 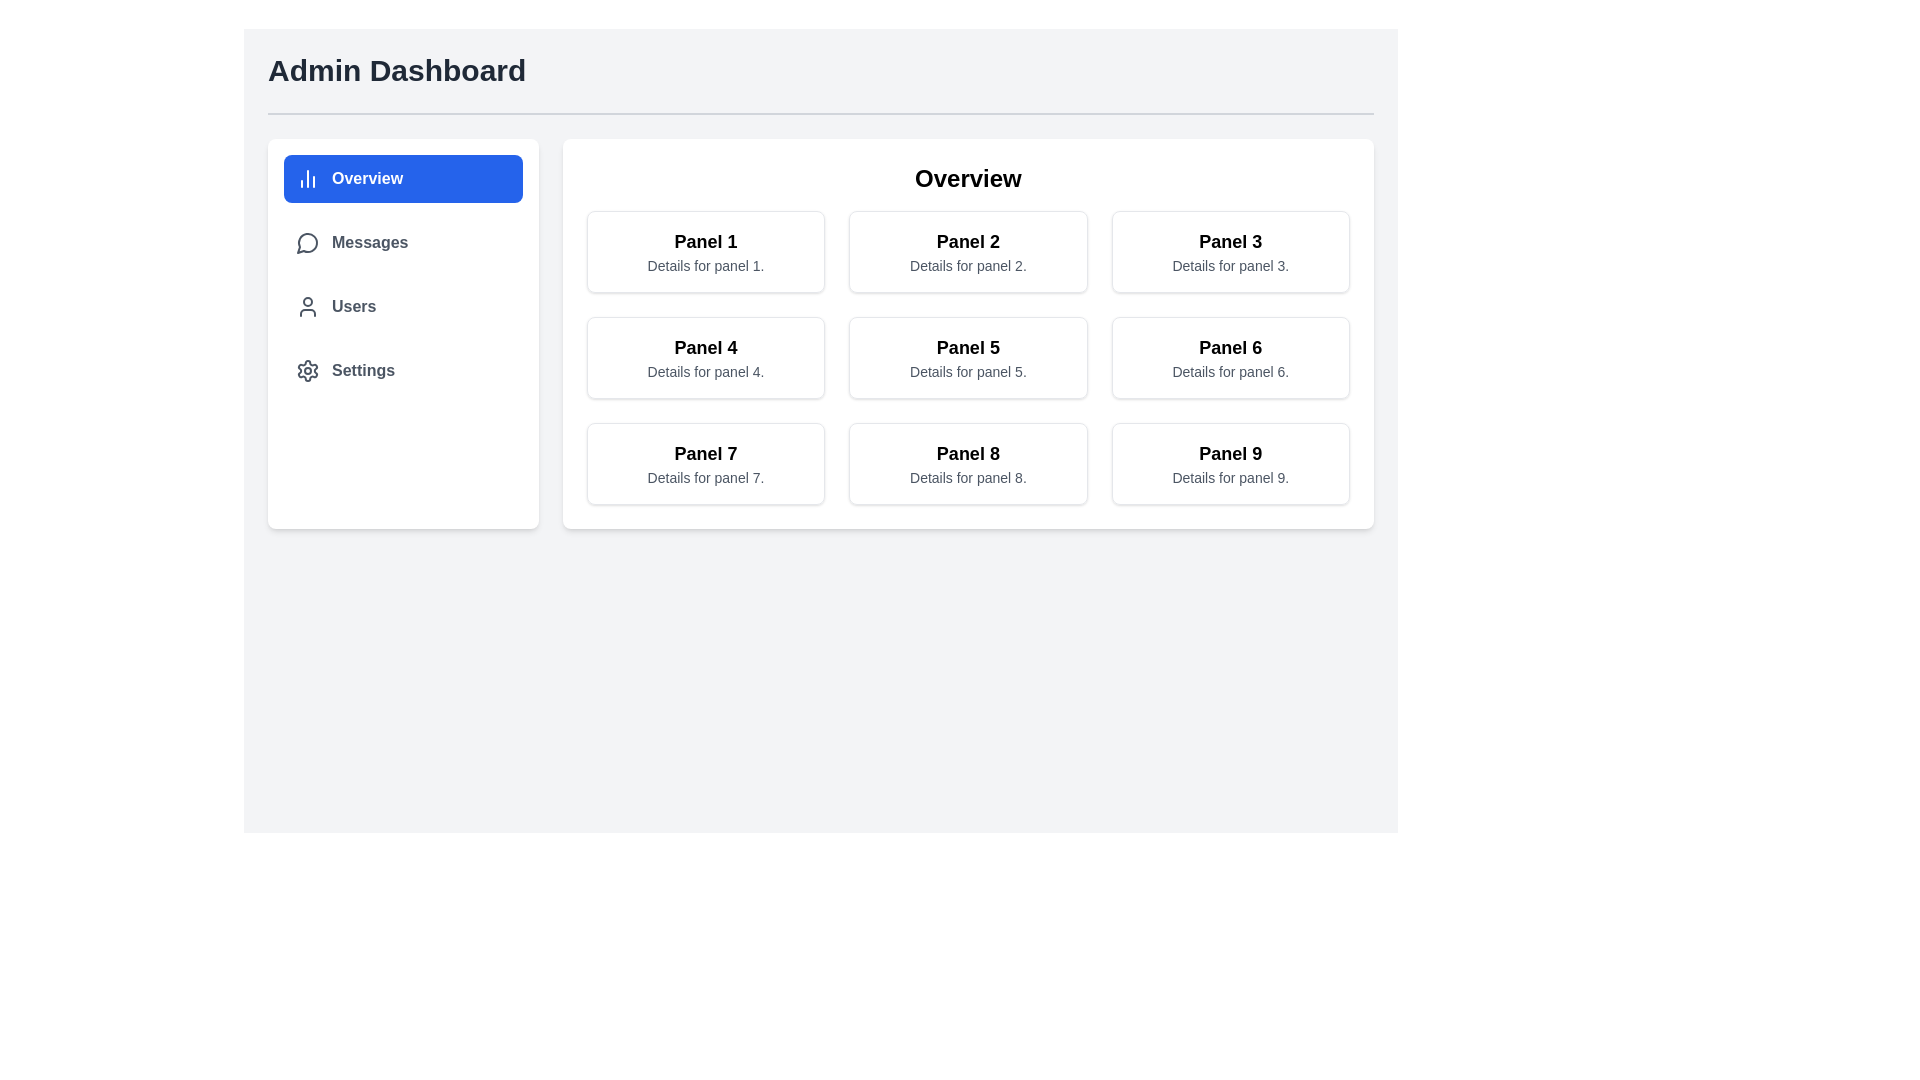 What do you see at coordinates (1229, 371) in the screenshot?
I see `the descriptive text located directly below the 'Panel 6' heading in the sixth panel of the grid` at bounding box center [1229, 371].